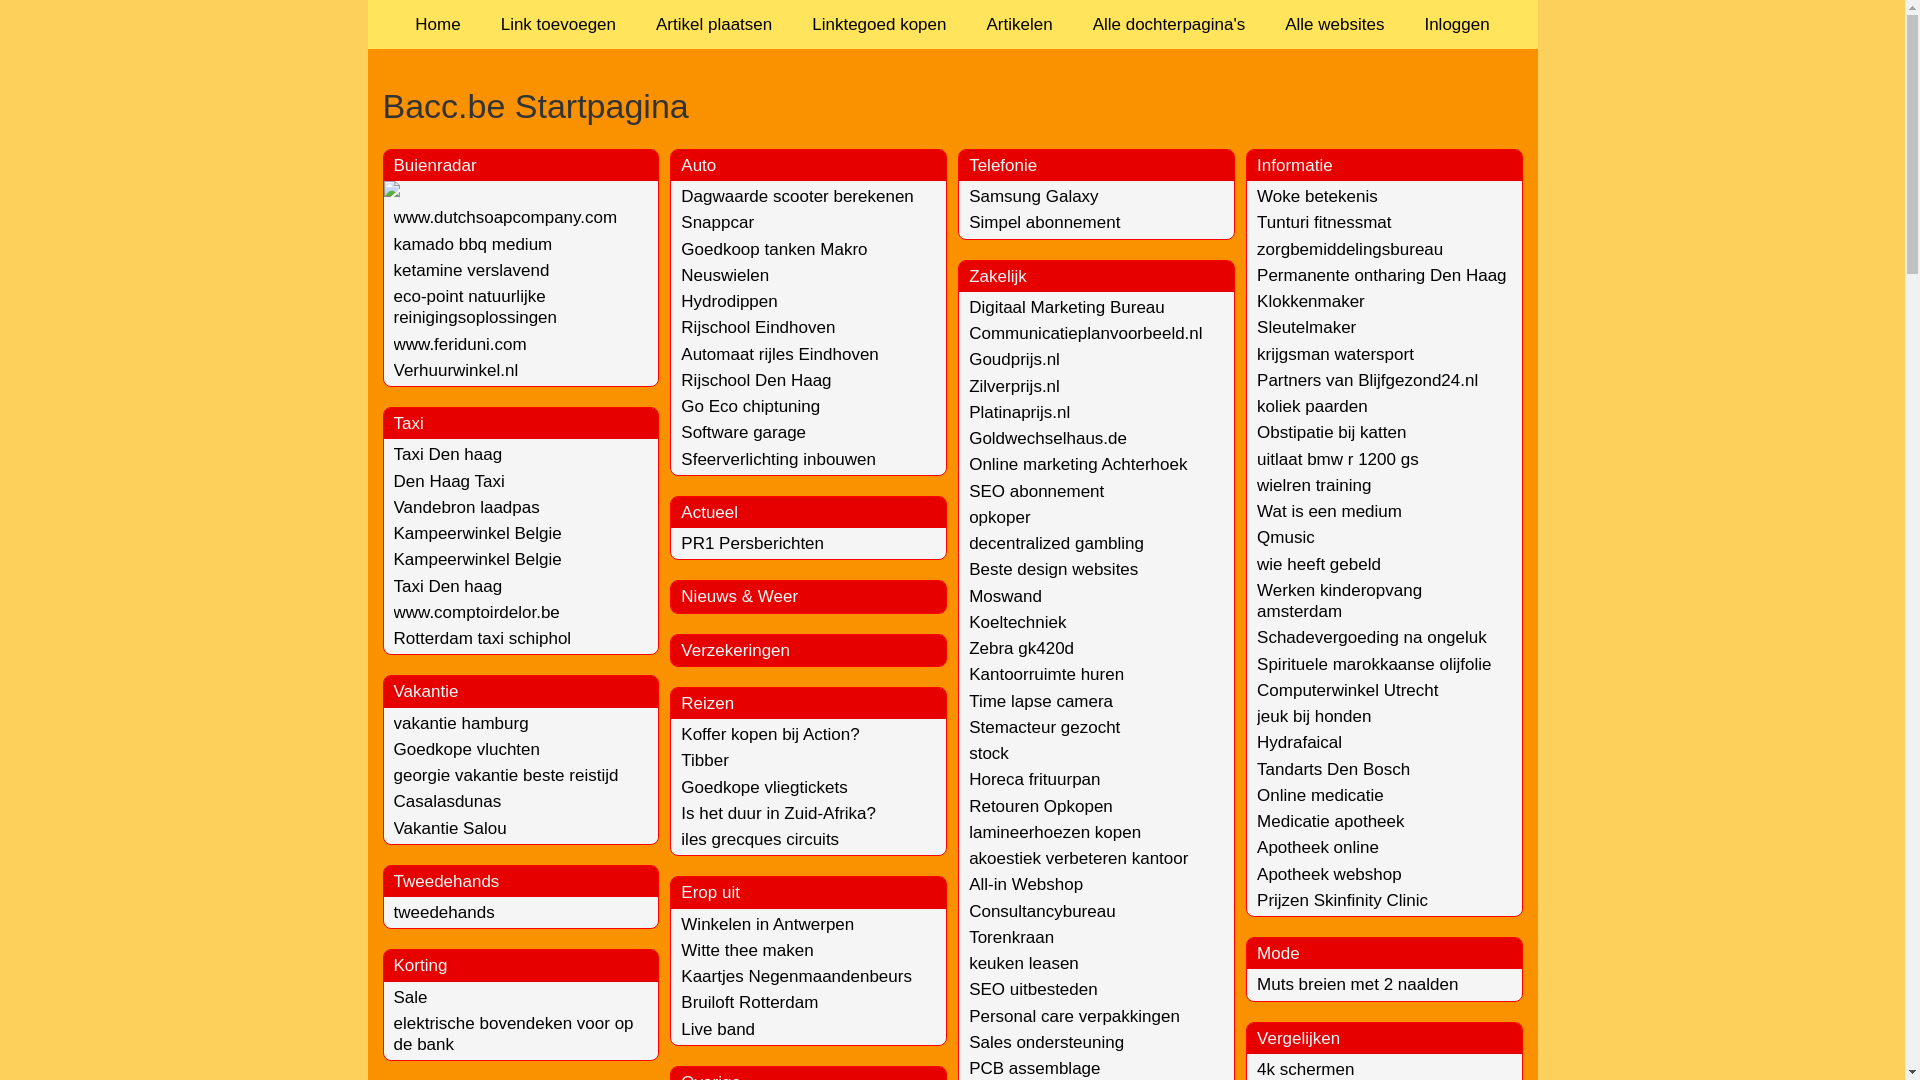 The width and height of the screenshot is (1920, 1080). I want to click on 'Goldwechselhaus.de', so click(1046, 437).